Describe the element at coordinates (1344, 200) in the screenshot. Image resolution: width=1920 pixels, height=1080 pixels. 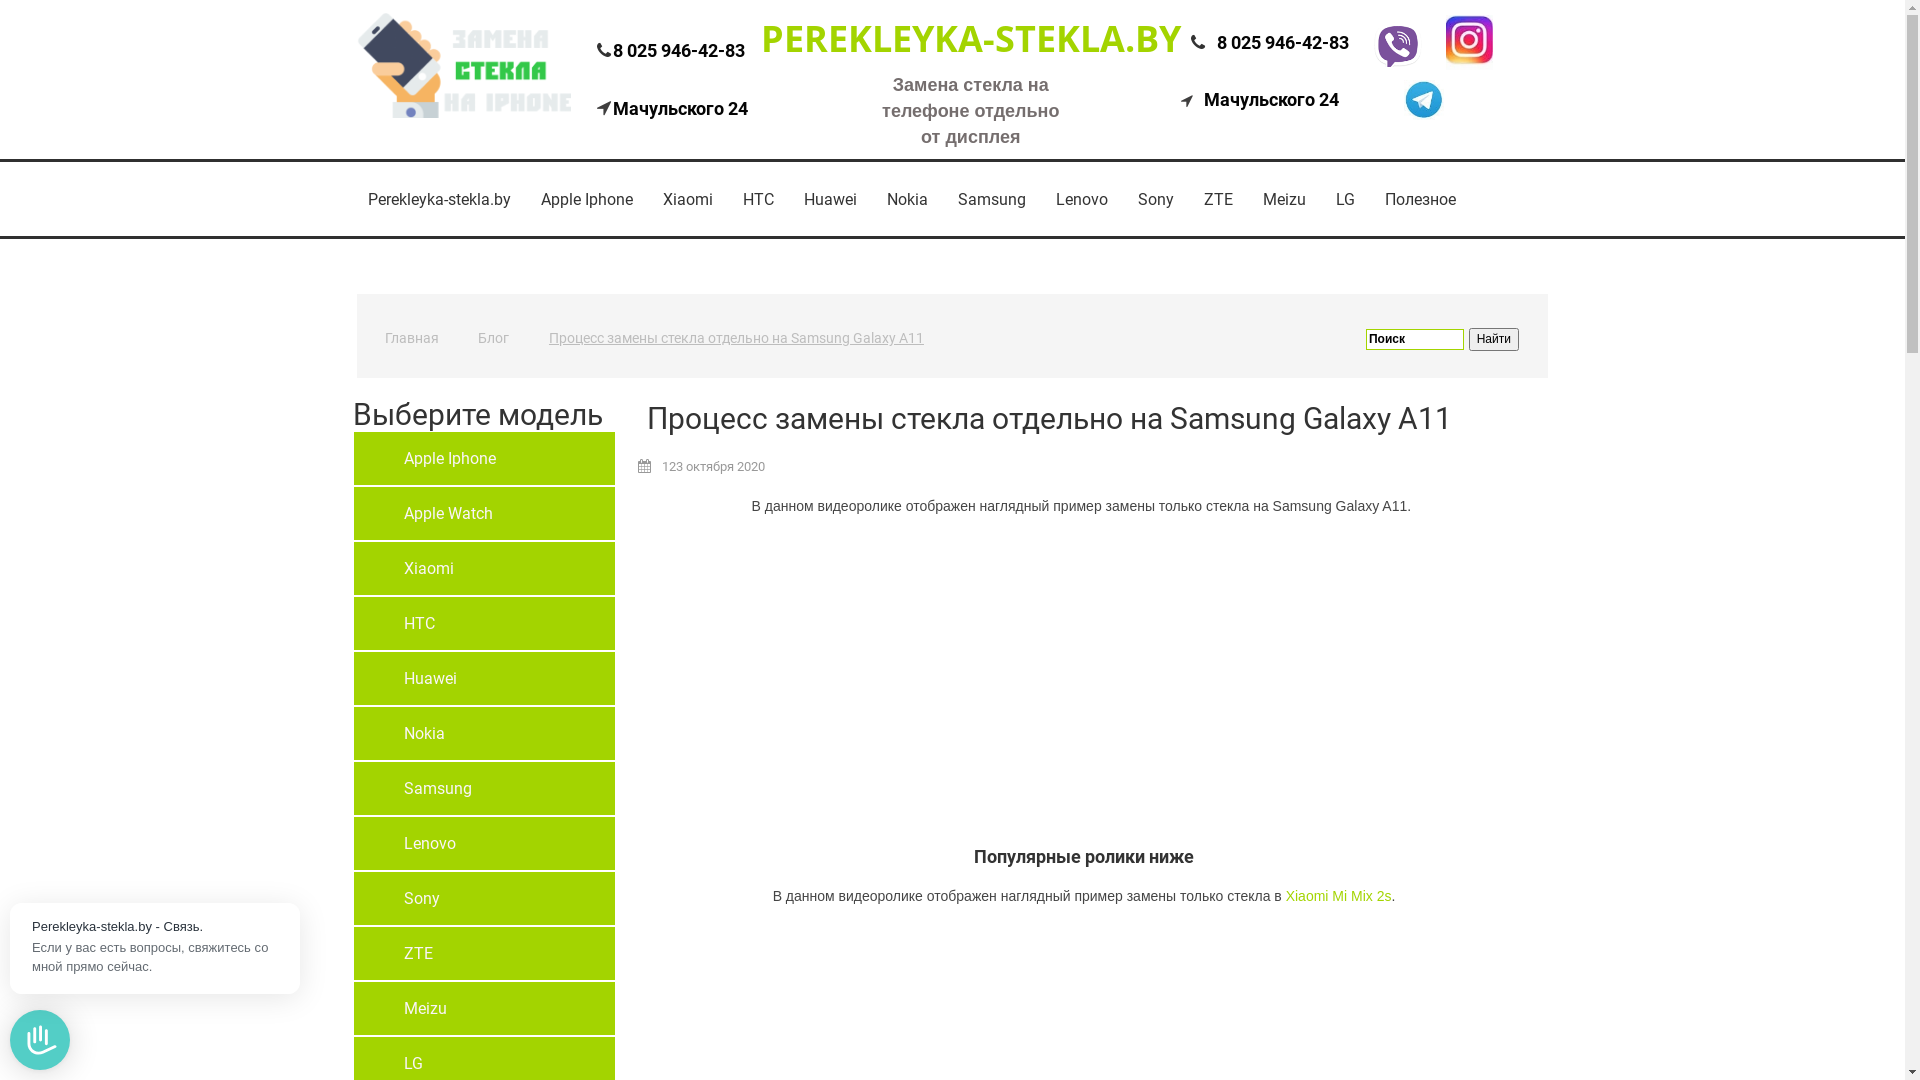
I see `'LG'` at that location.